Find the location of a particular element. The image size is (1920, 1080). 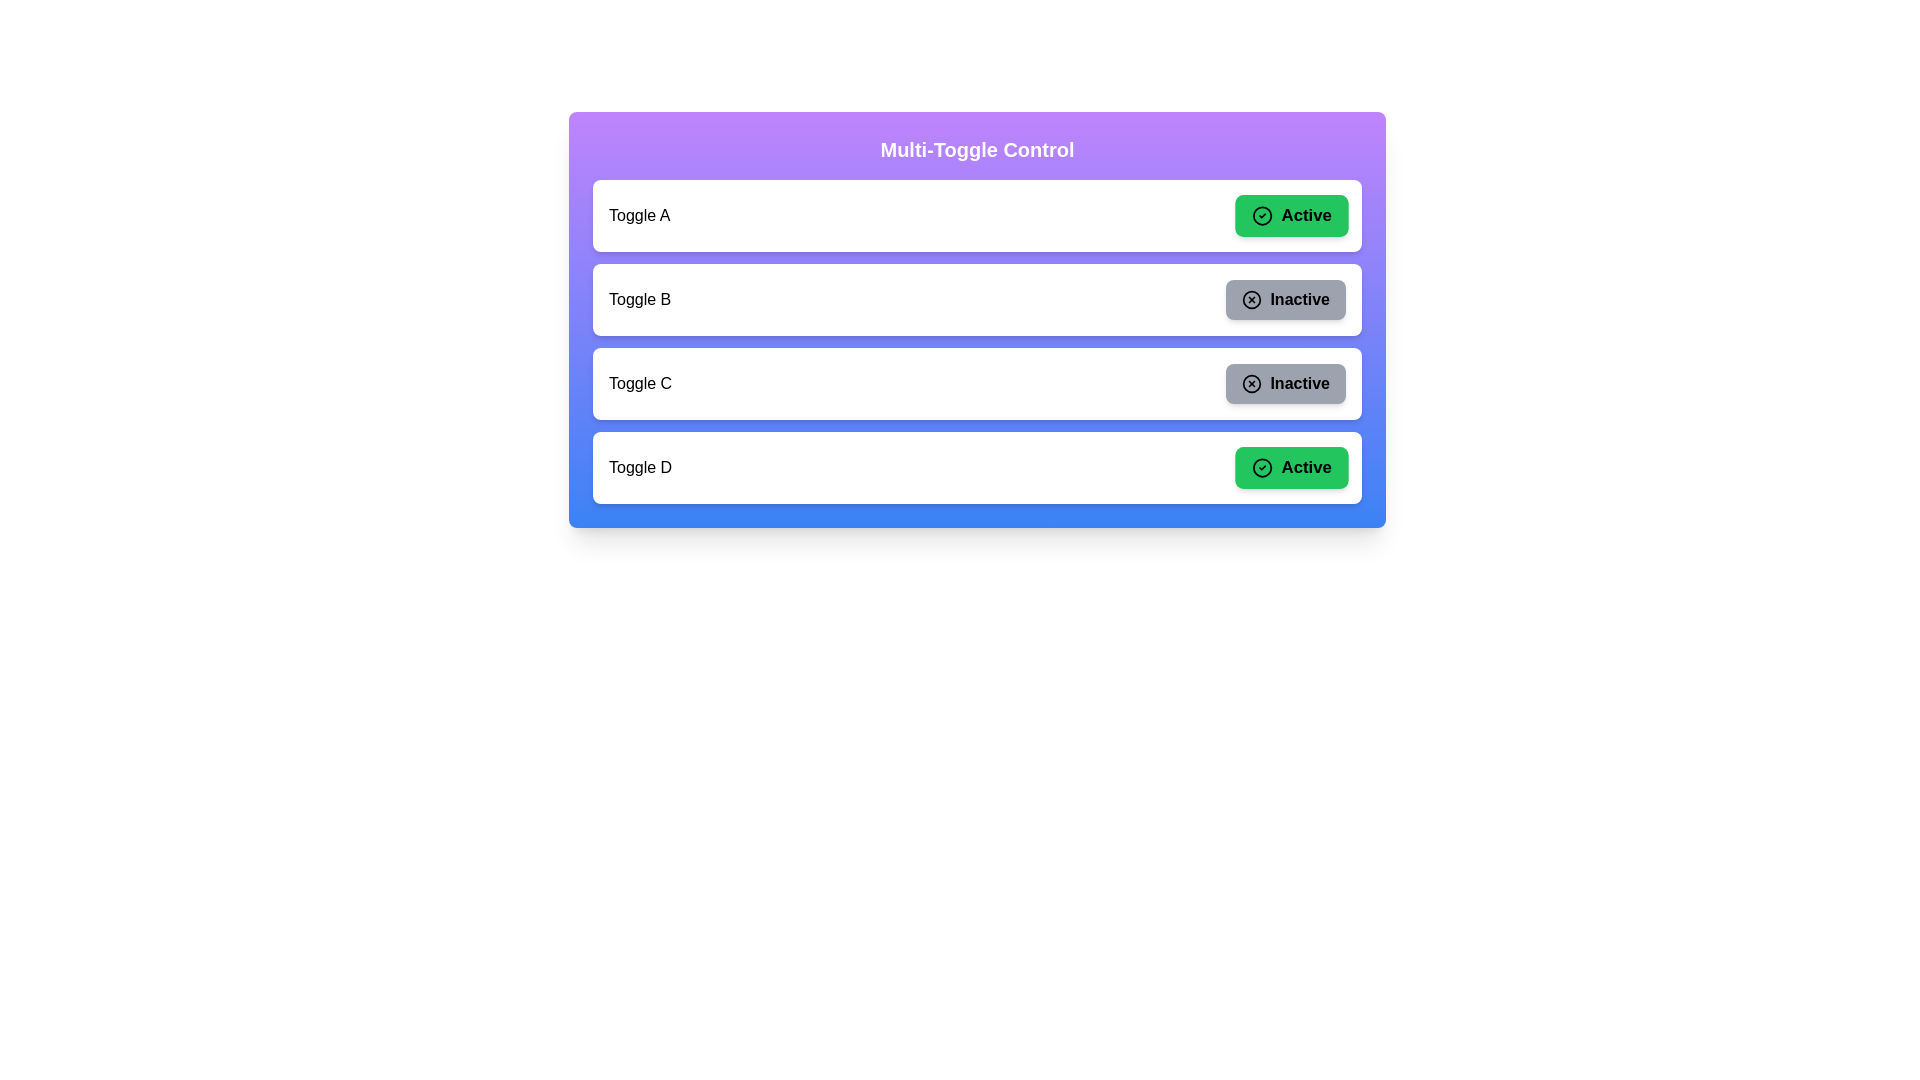

the toggle option labeled 'Toggle B' to change its state from 'Inactive' to 'Active' is located at coordinates (977, 319).